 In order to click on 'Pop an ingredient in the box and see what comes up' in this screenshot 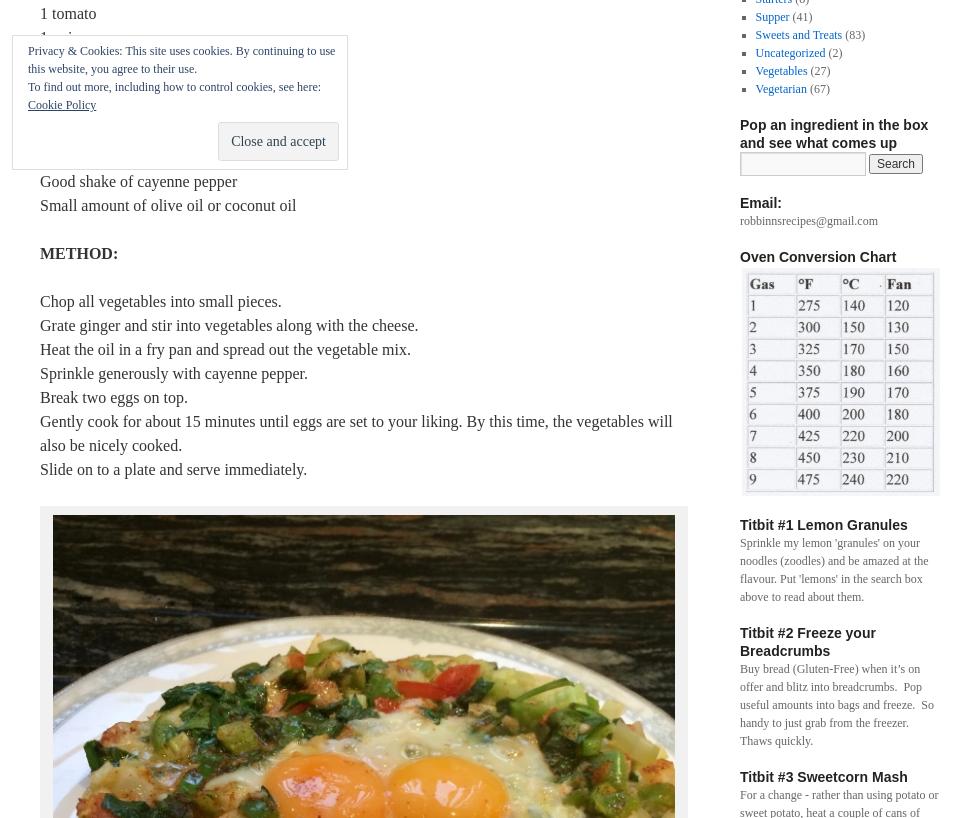, I will do `click(833, 133)`.